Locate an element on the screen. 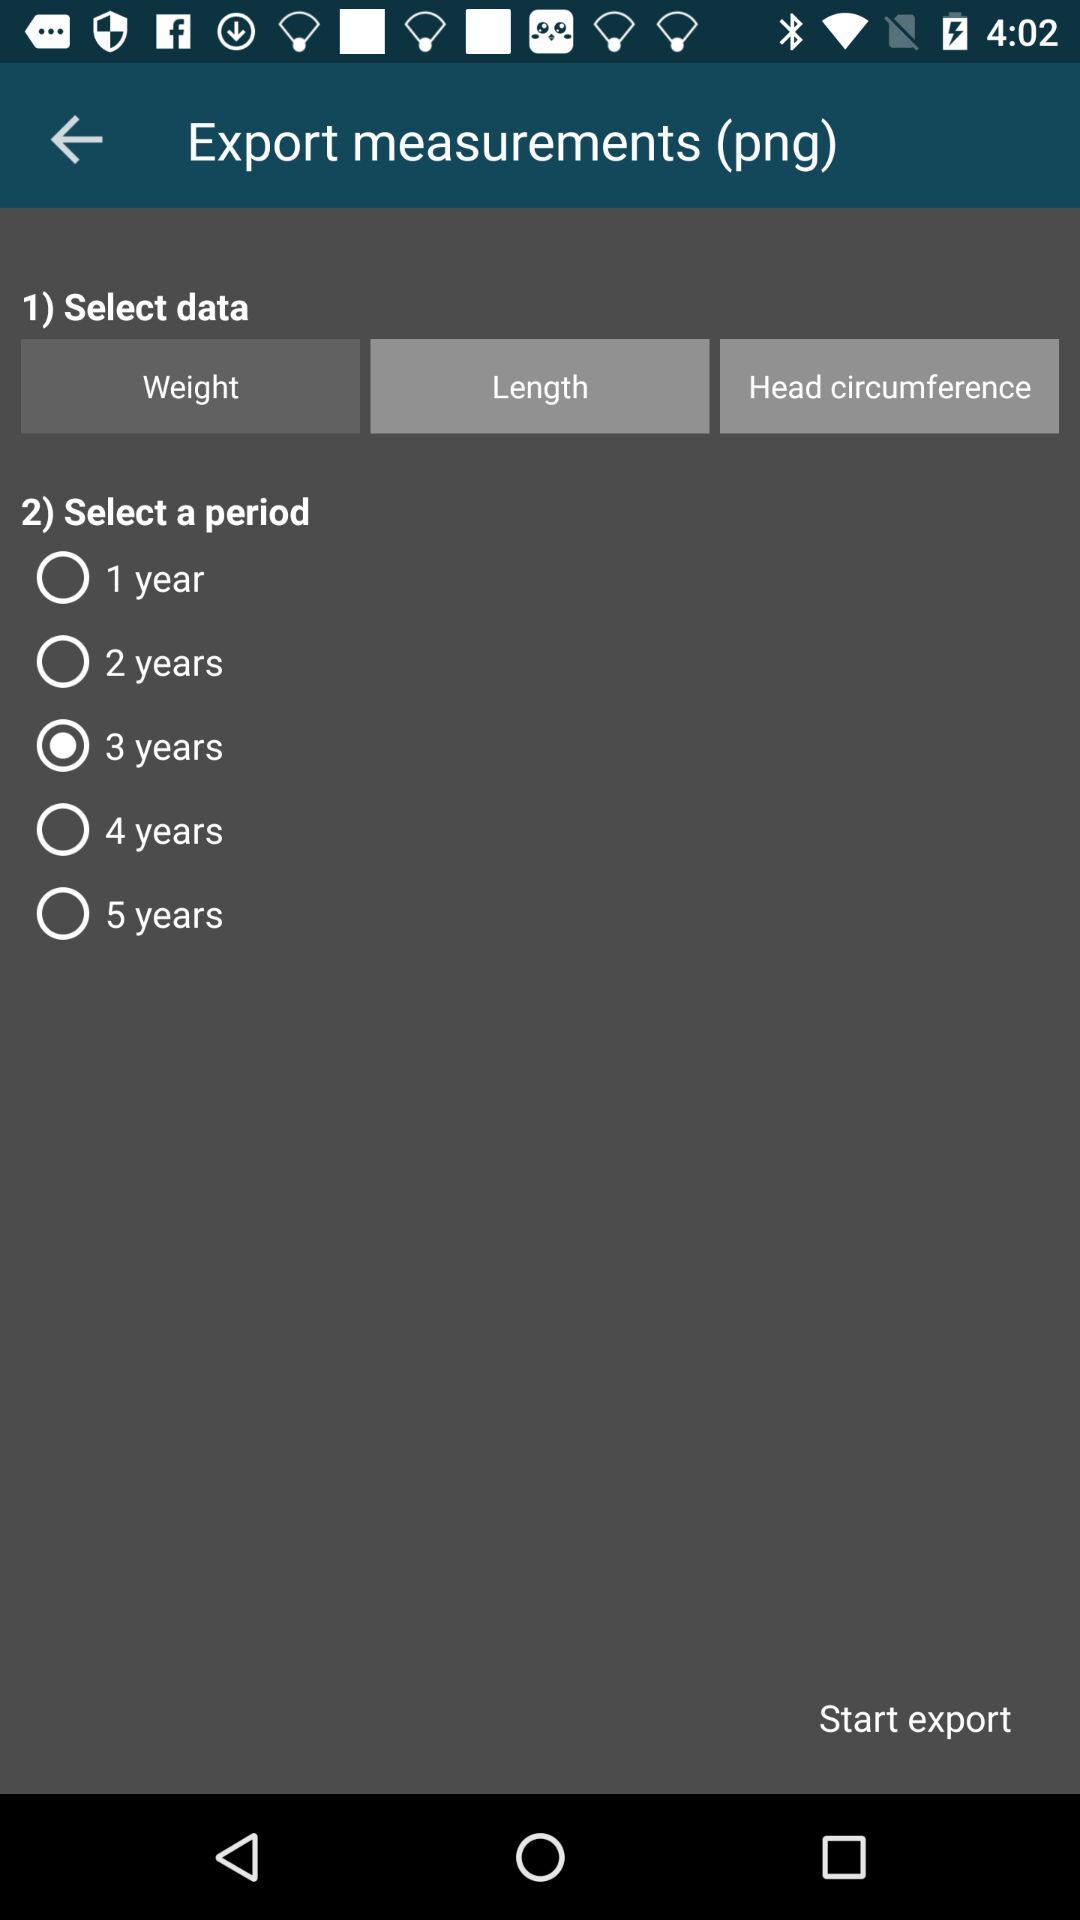 Image resolution: width=1080 pixels, height=1920 pixels. the item below 2 years icon is located at coordinates (540, 744).